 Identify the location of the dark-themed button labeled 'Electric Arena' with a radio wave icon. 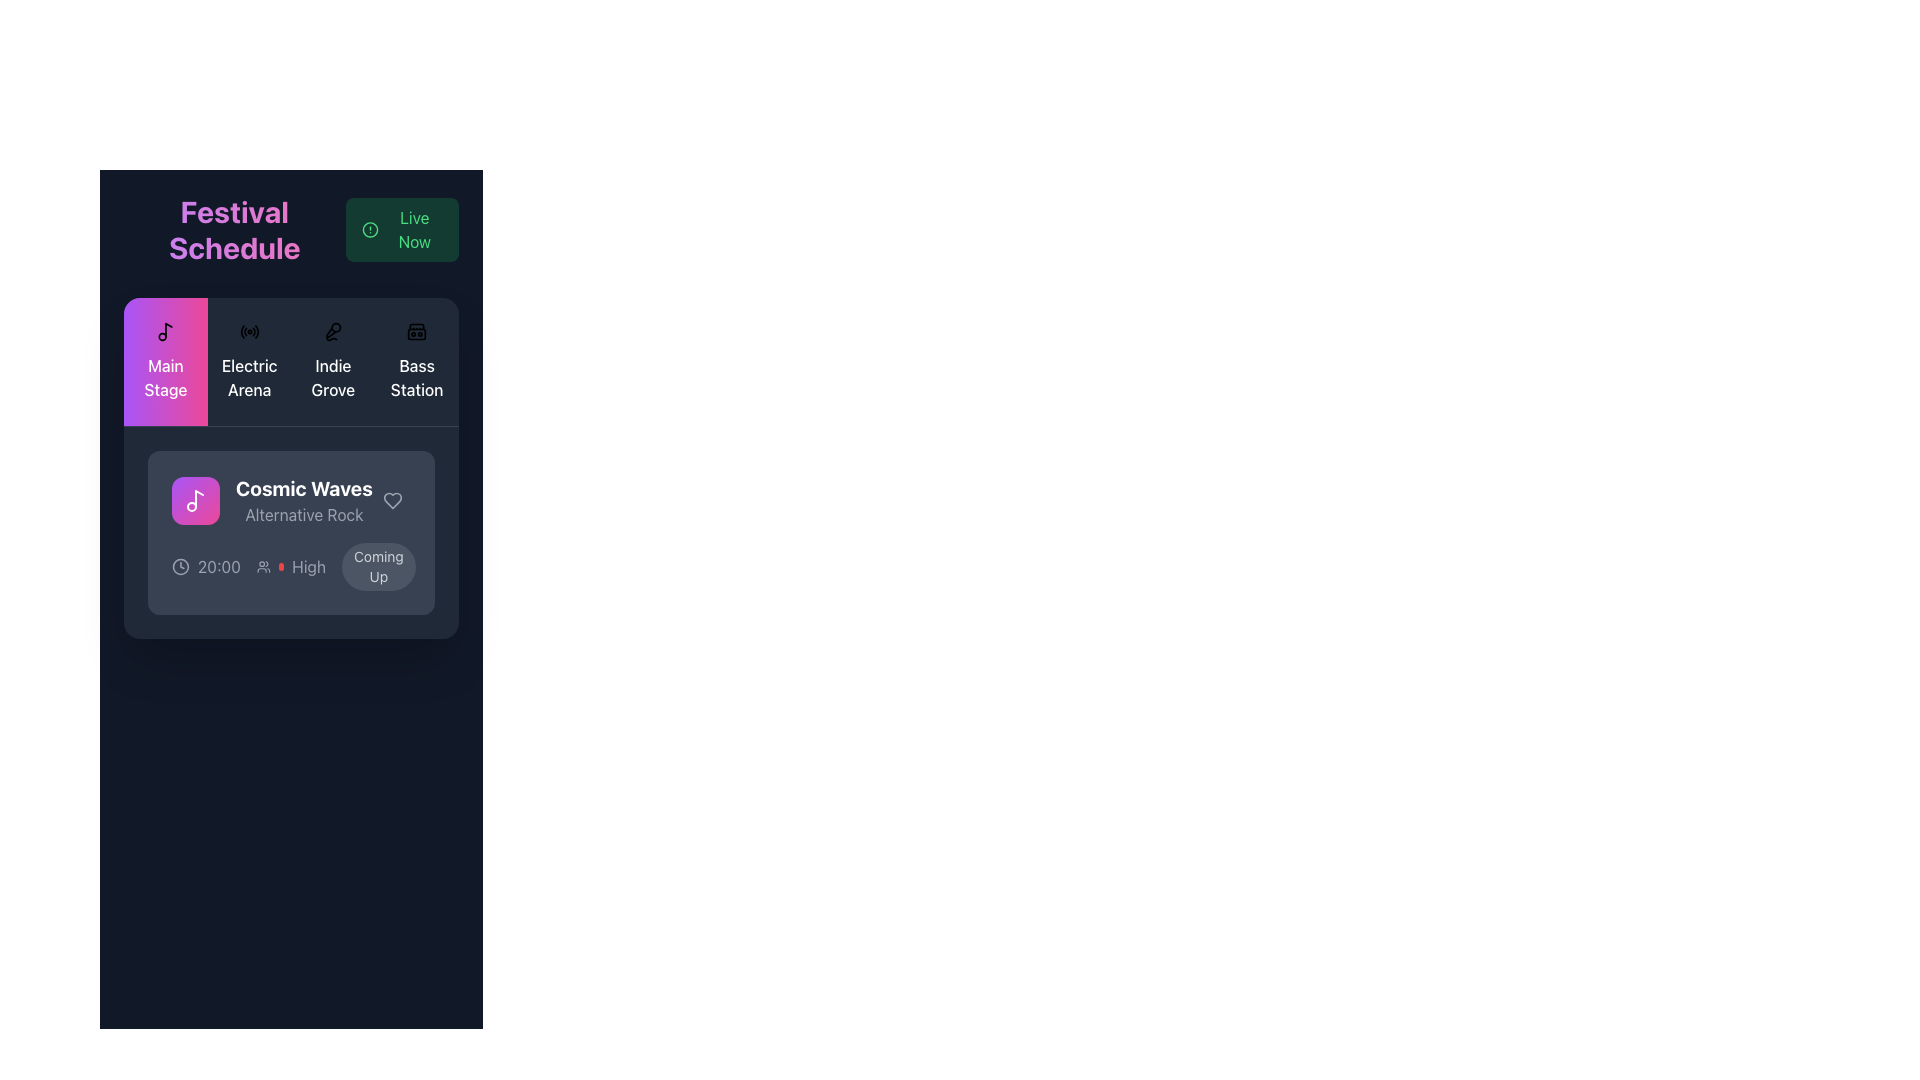
(248, 362).